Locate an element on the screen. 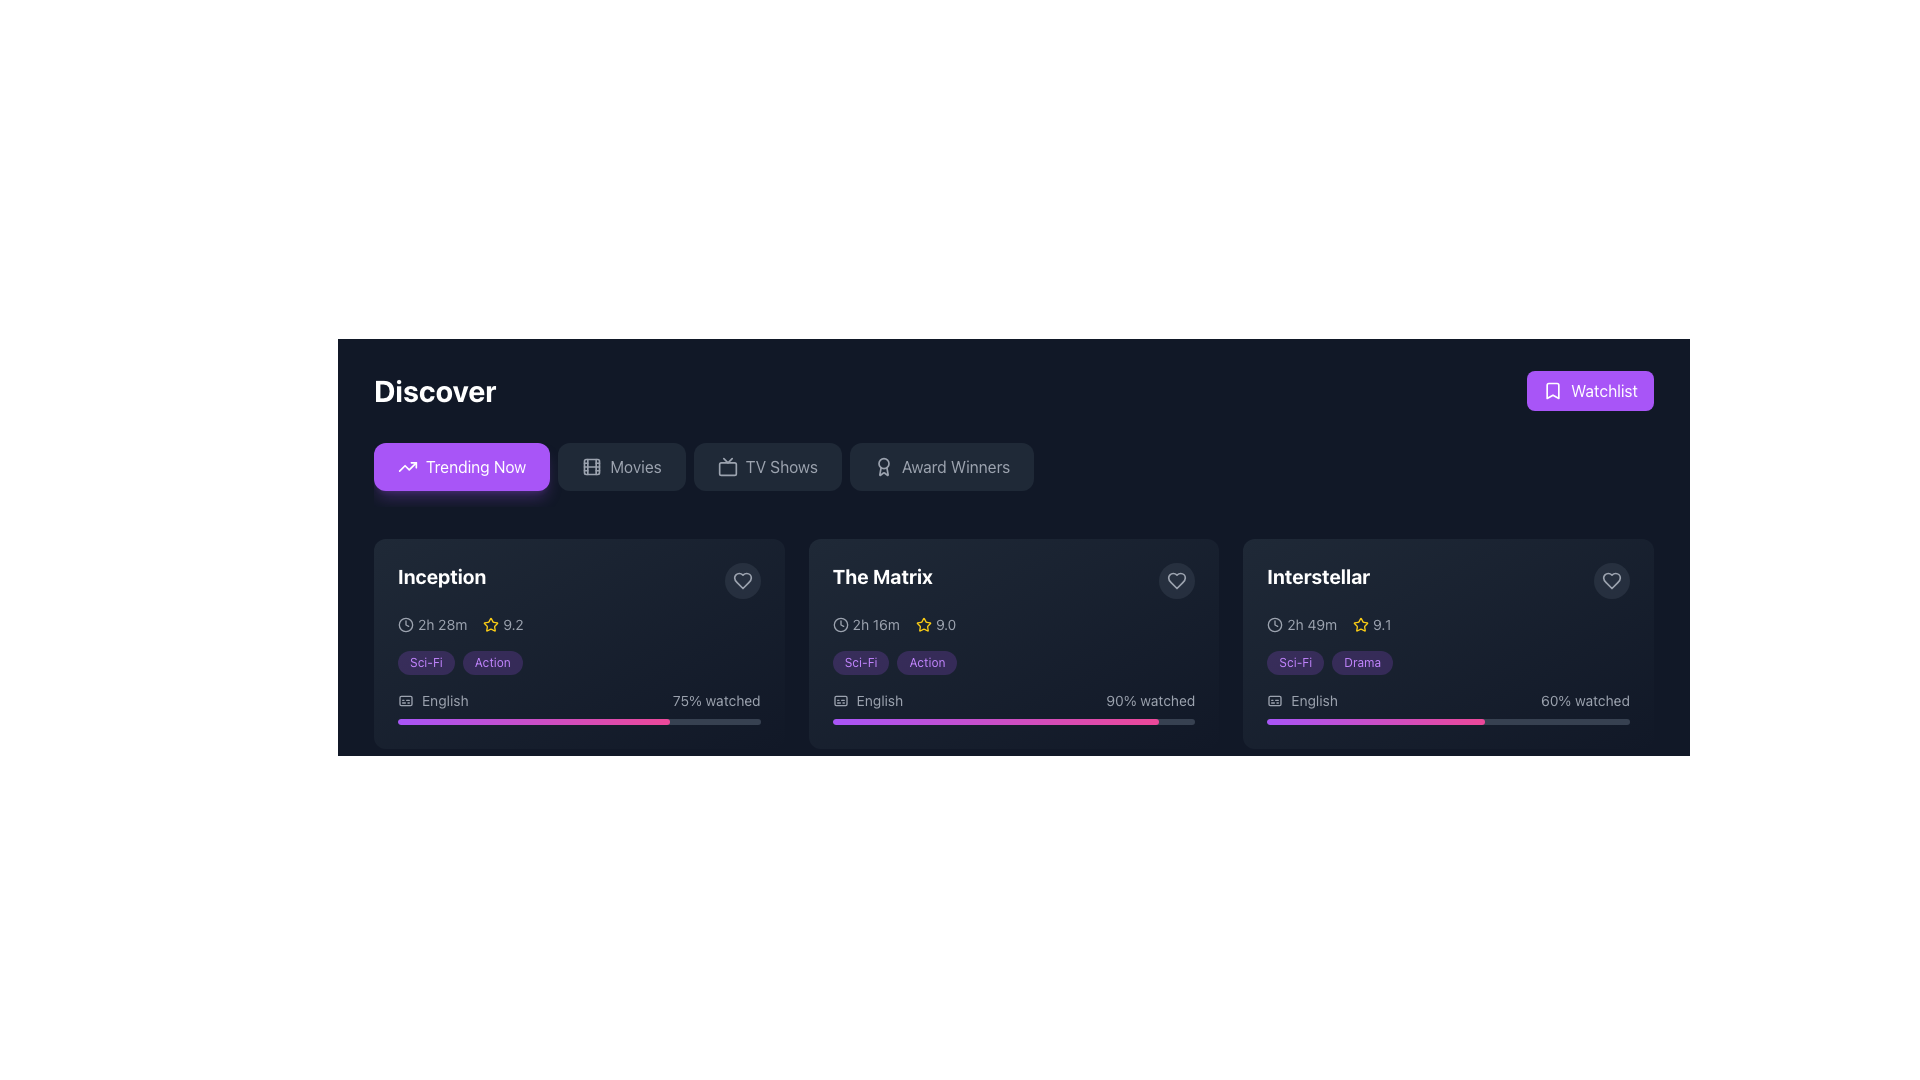 Image resolution: width=1920 pixels, height=1080 pixels. the icon representing the time duration of the movie 'Interstellar', located to the left of the text '2h 49m' within the card is located at coordinates (1274, 623).